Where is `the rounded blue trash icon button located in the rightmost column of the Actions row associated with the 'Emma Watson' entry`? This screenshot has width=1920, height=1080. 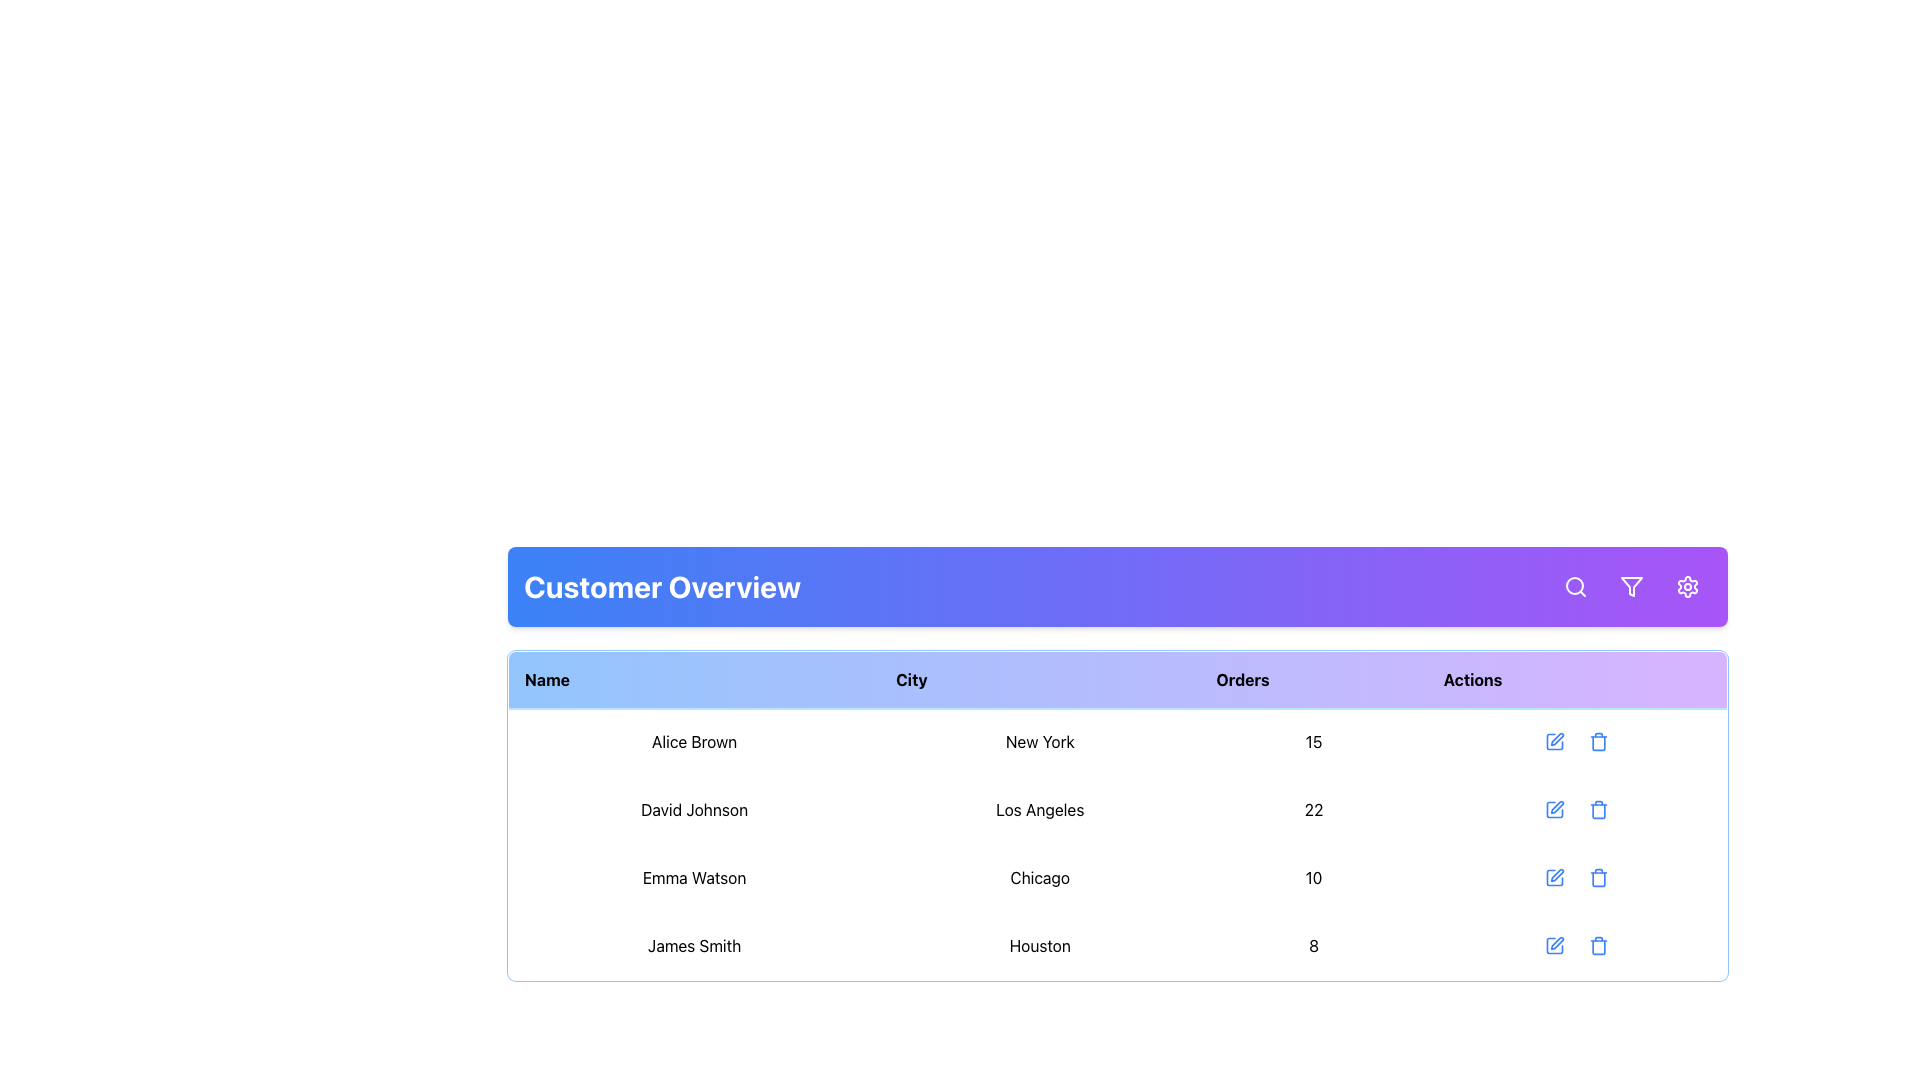
the rounded blue trash icon button located in the rightmost column of the Actions row associated with the 'Emma Watson' entry is located at coordinates (1598, 877).